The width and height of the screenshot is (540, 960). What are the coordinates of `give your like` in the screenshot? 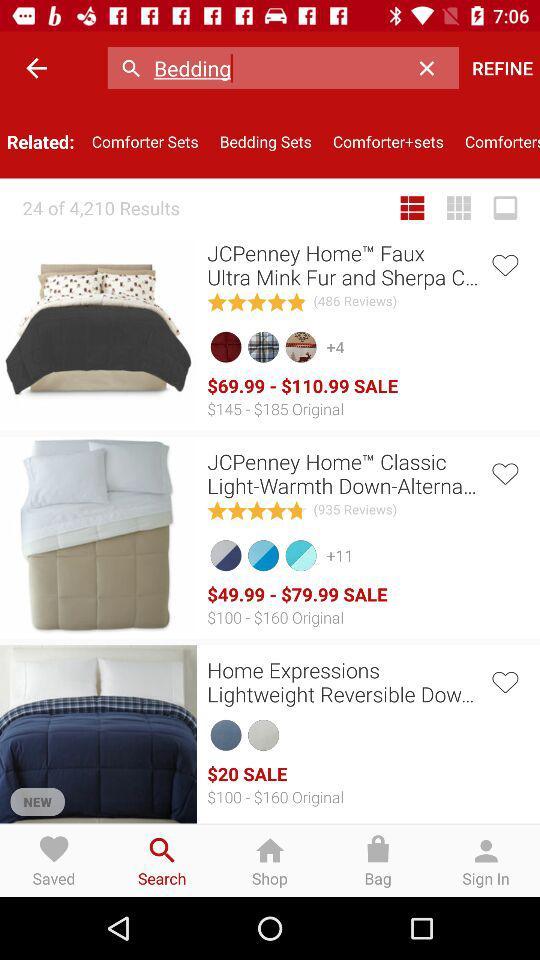 It's located at (503, 680).